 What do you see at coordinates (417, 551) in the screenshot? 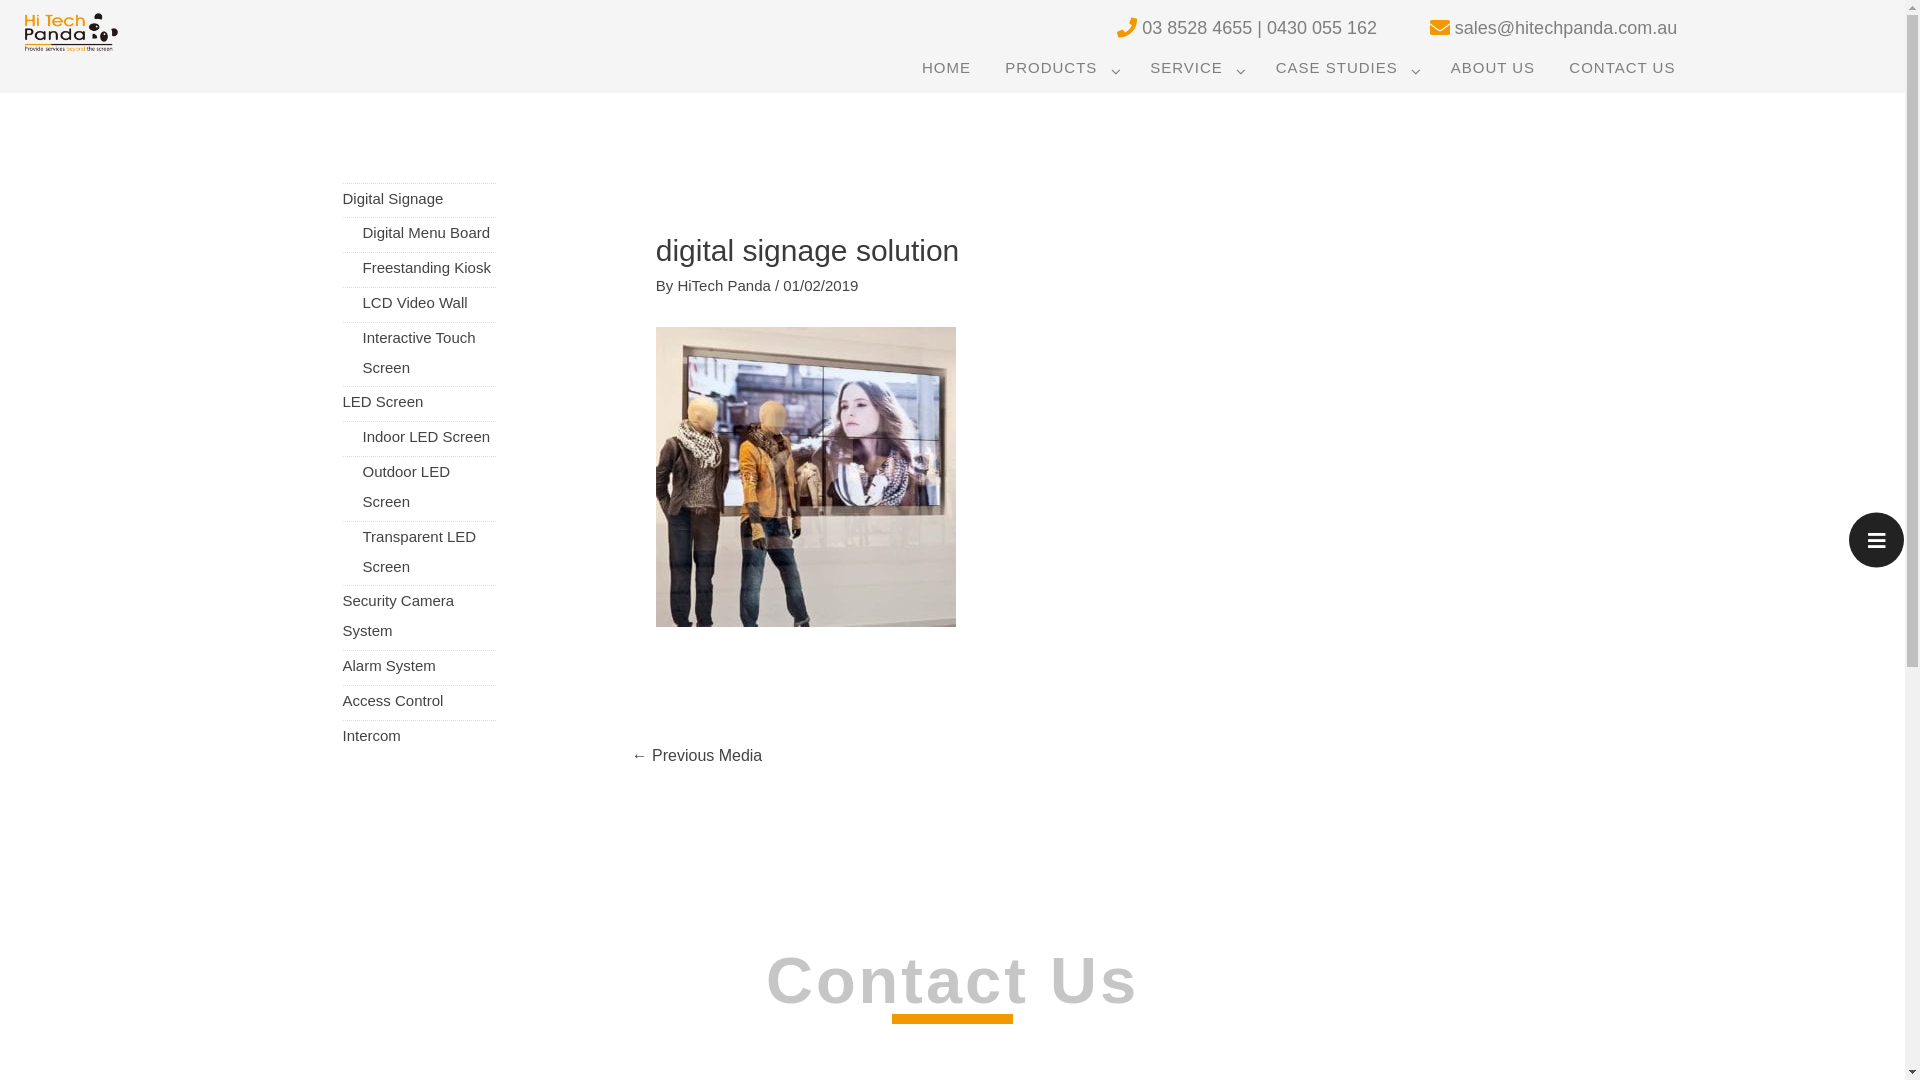
I see `'Transparent LED Screen'` at bounding box center [417, 551].